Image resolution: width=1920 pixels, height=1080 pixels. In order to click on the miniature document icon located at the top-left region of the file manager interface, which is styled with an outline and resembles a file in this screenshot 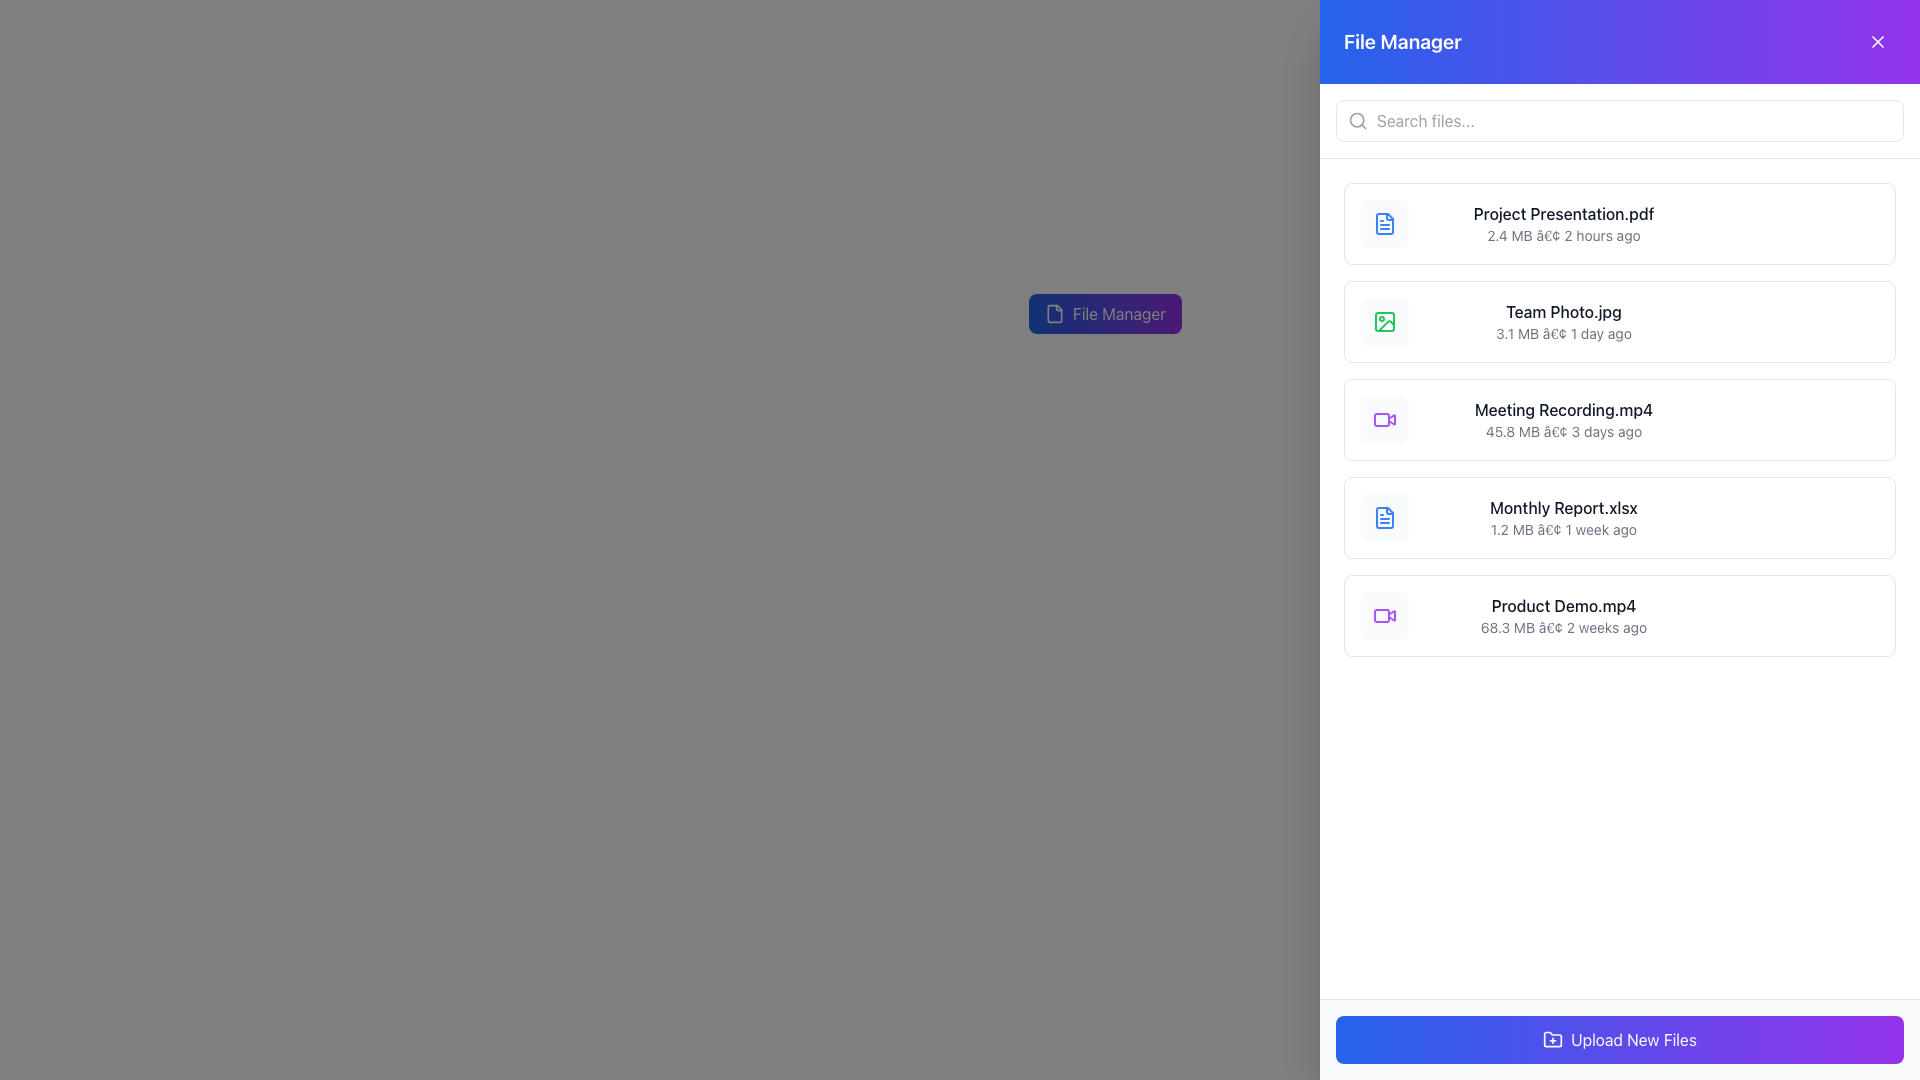, I will do `click(1384, 223)`.